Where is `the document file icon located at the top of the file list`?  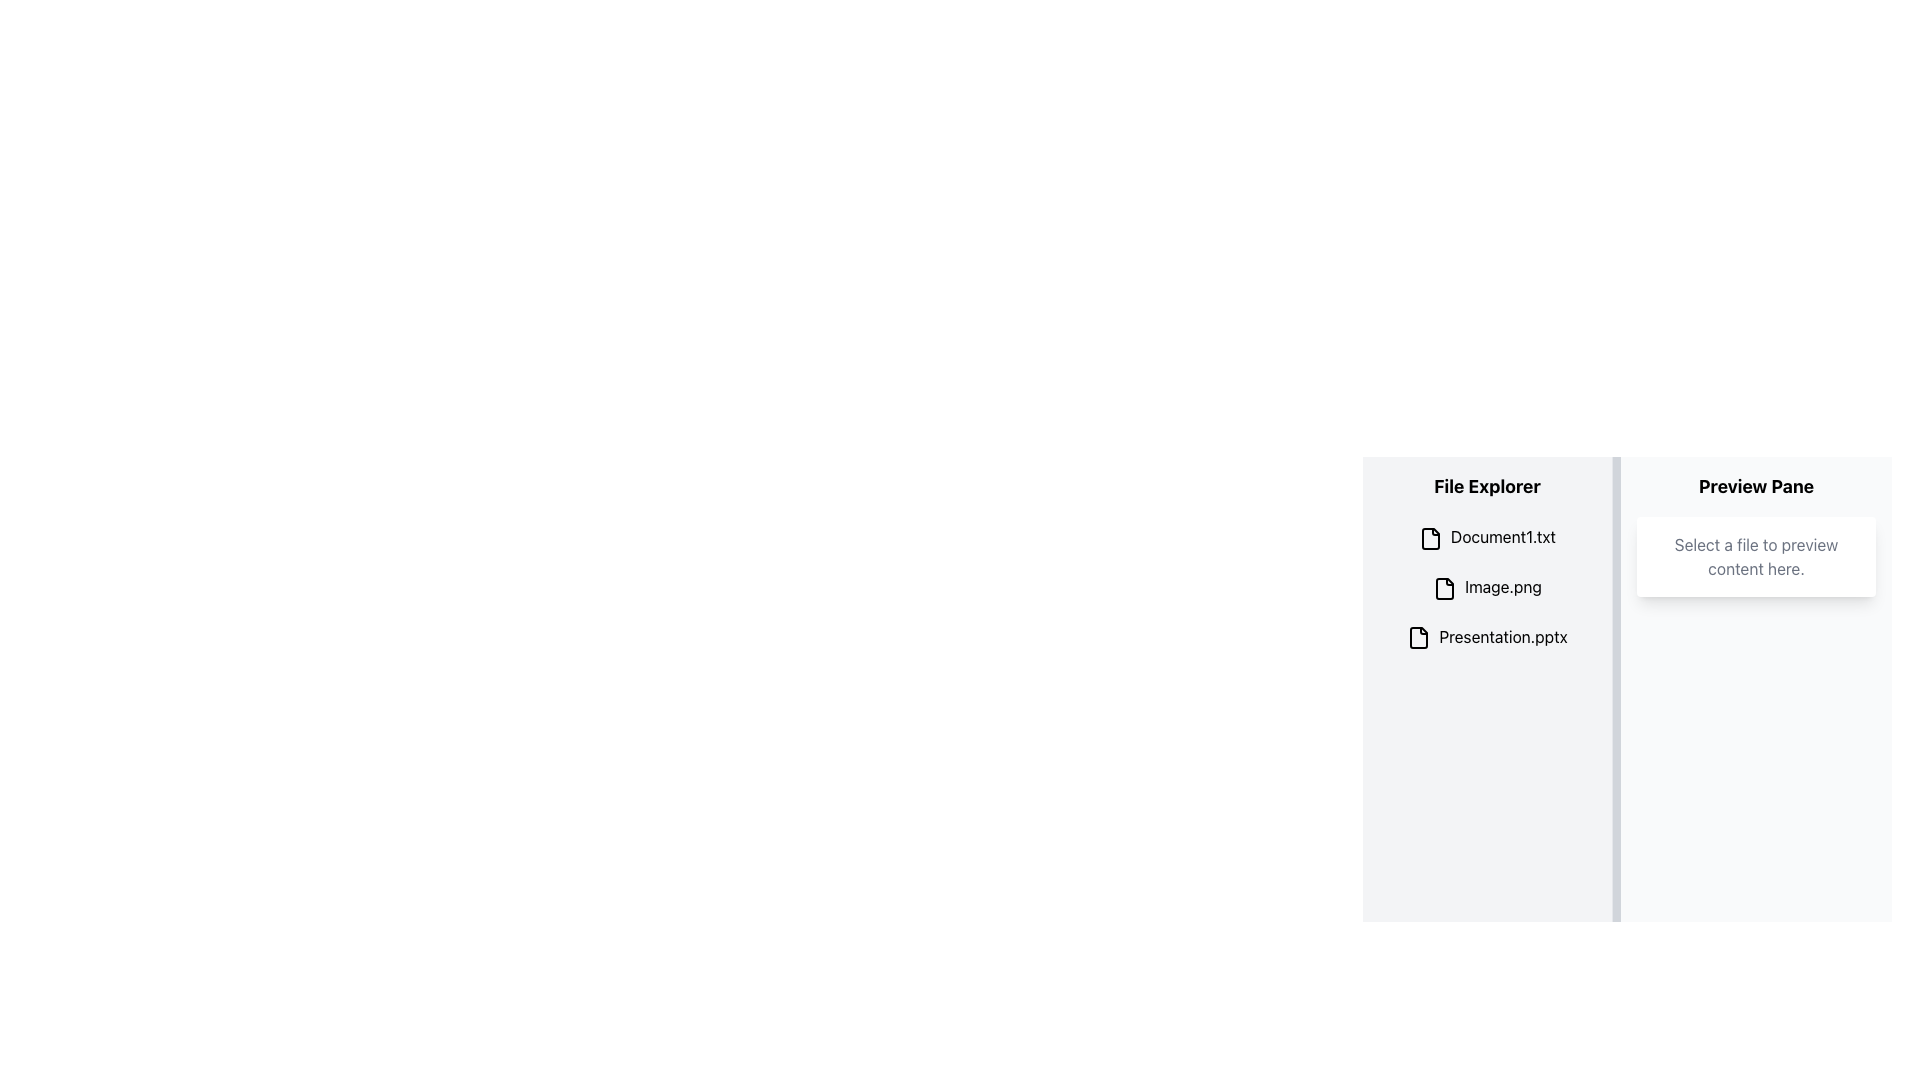 the document file icon located at the top of the file list is located at coordinates (1429, 536).